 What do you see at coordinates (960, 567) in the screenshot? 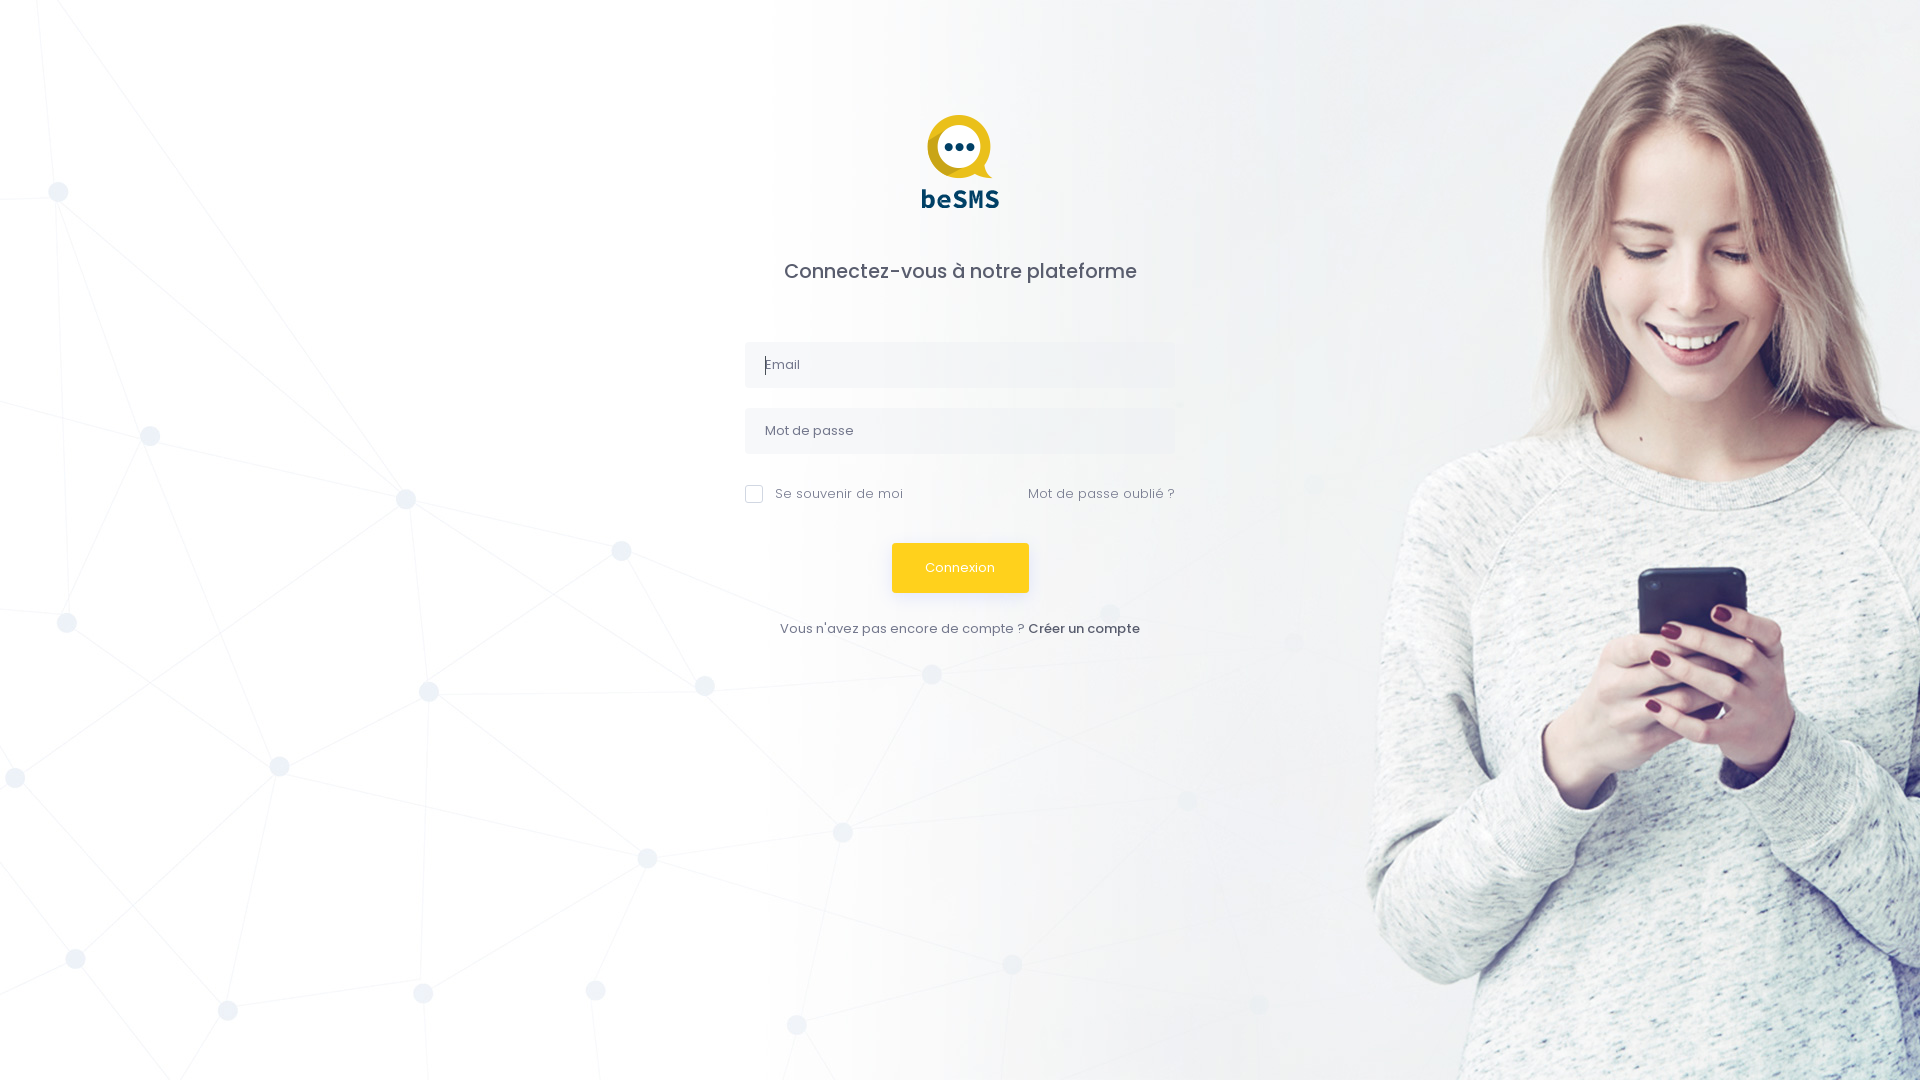
I see `'Connexion'` at bounding box center [960, 567].